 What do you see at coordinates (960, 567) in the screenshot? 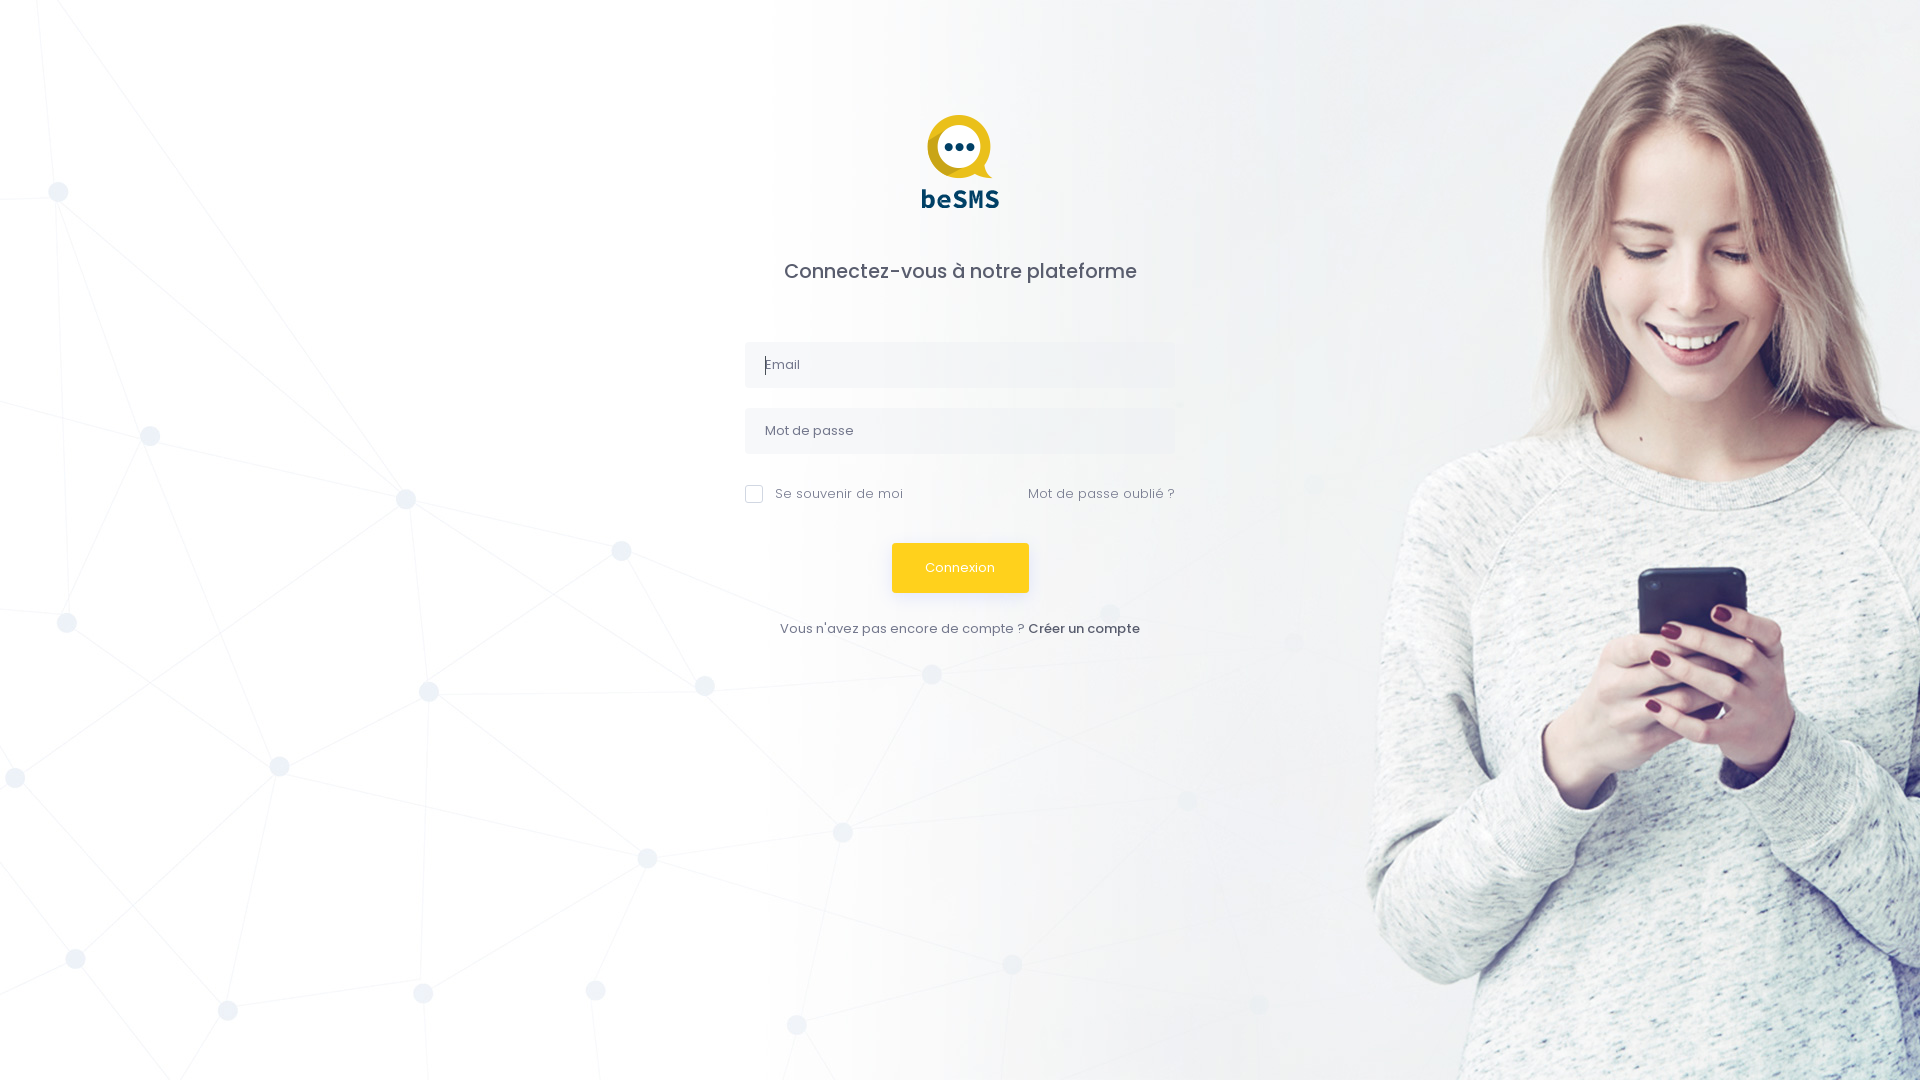
I see `'Connexion'` at bounding box center [960, 567].